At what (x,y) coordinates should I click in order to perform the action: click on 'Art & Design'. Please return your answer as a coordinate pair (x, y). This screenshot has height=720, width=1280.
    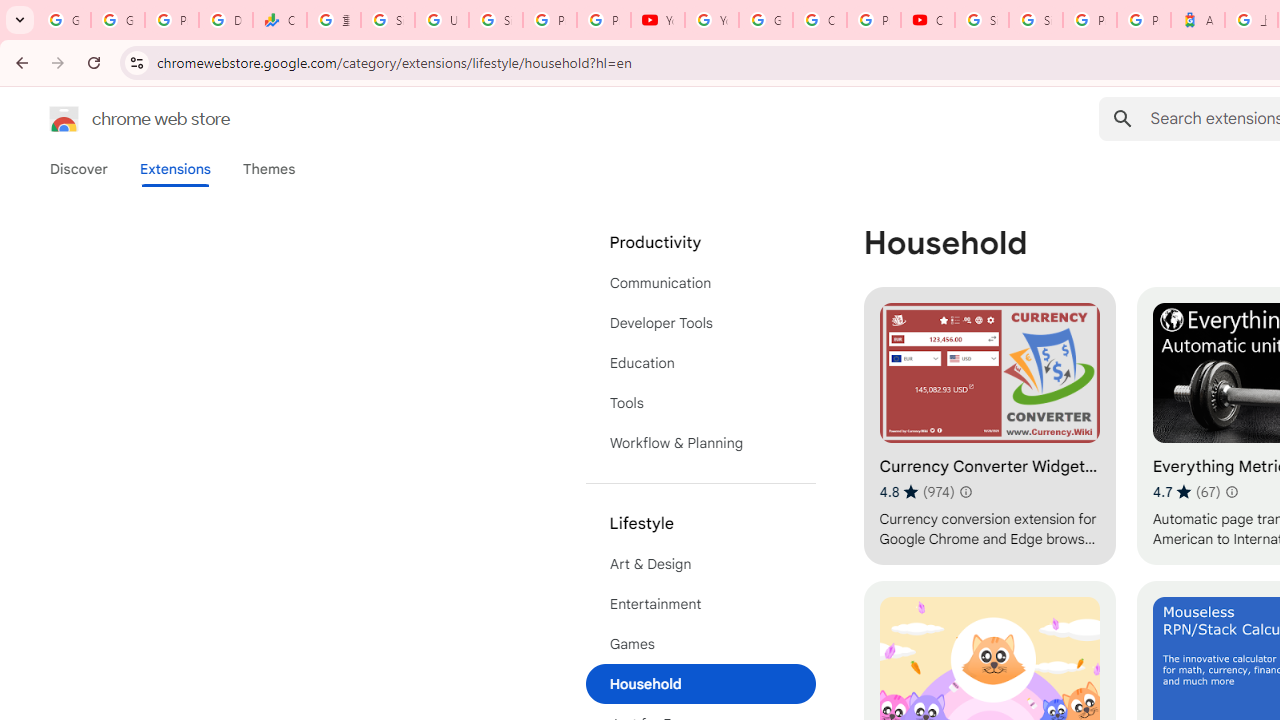
    Looking at the image, I should click on (700, 564).